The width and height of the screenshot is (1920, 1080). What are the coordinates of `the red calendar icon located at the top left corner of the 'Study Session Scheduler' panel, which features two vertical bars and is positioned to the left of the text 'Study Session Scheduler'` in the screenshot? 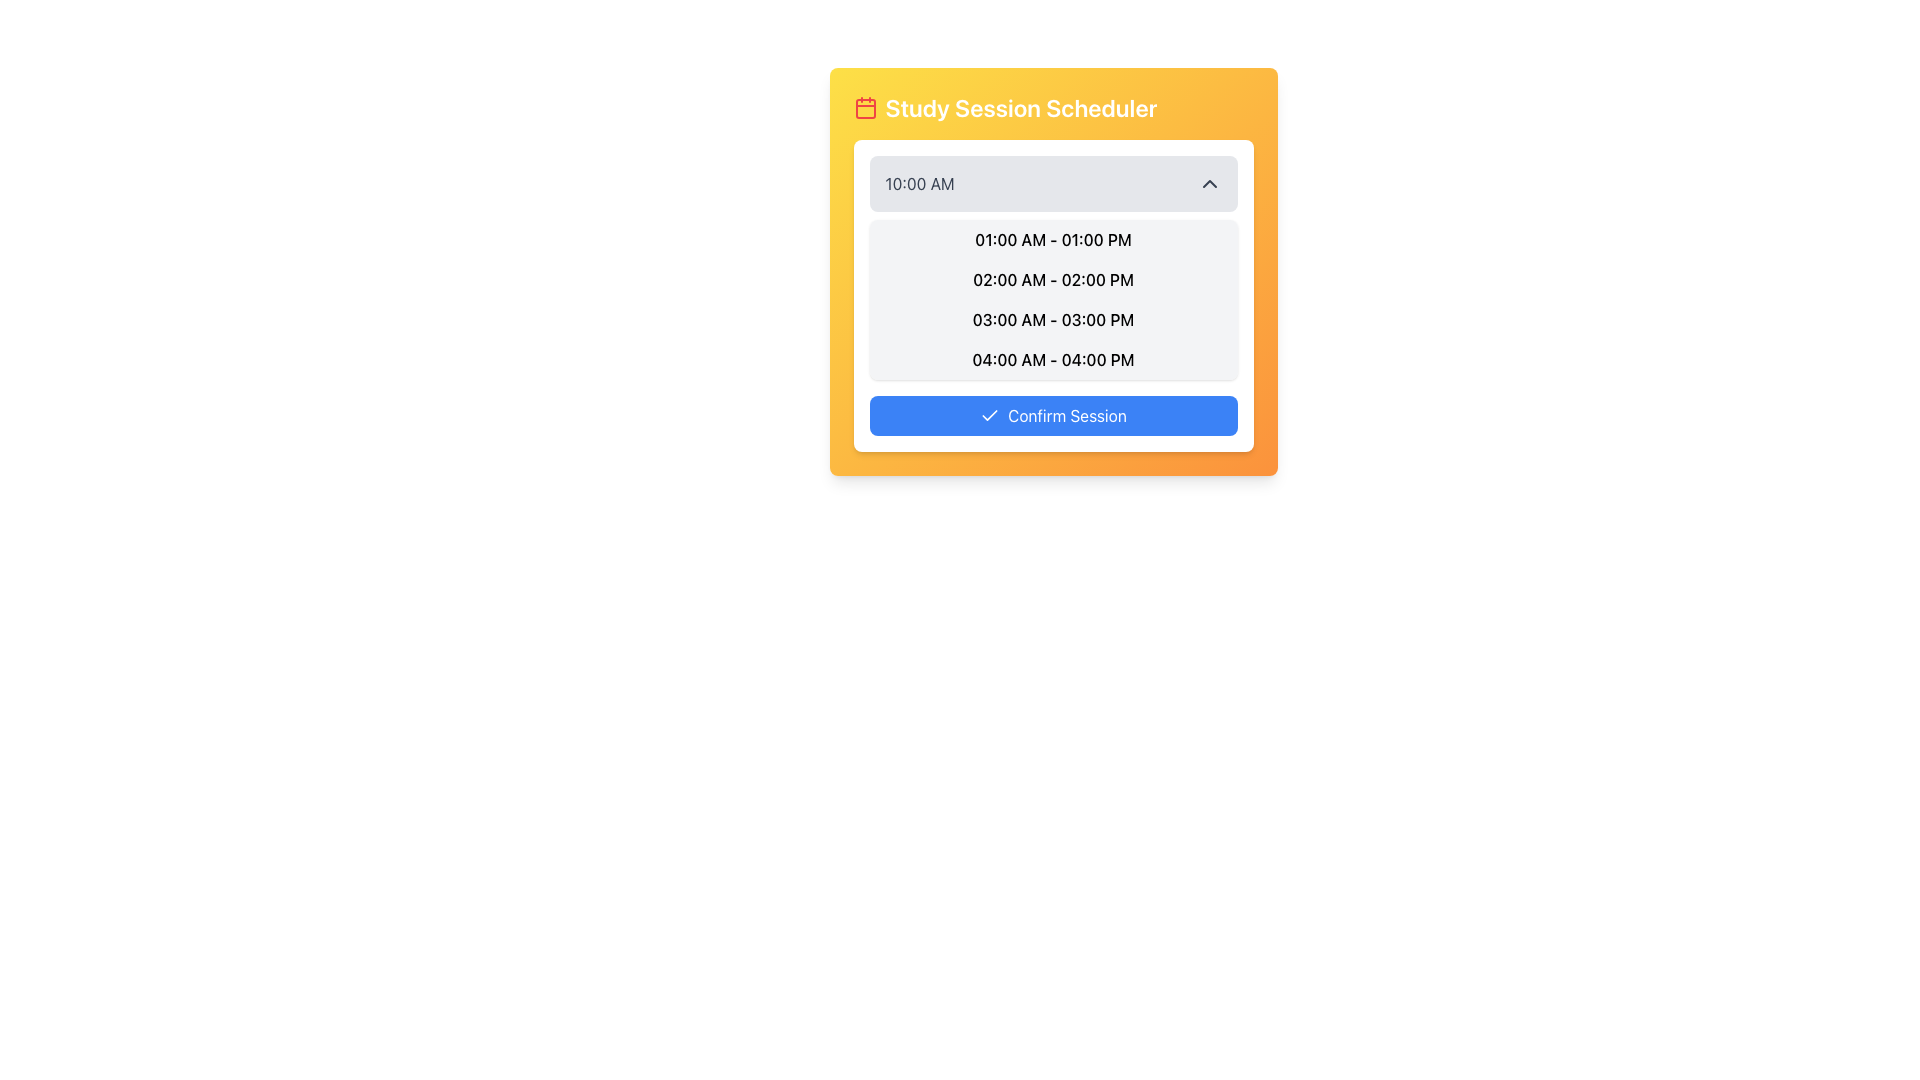 It's located at (865, 108).